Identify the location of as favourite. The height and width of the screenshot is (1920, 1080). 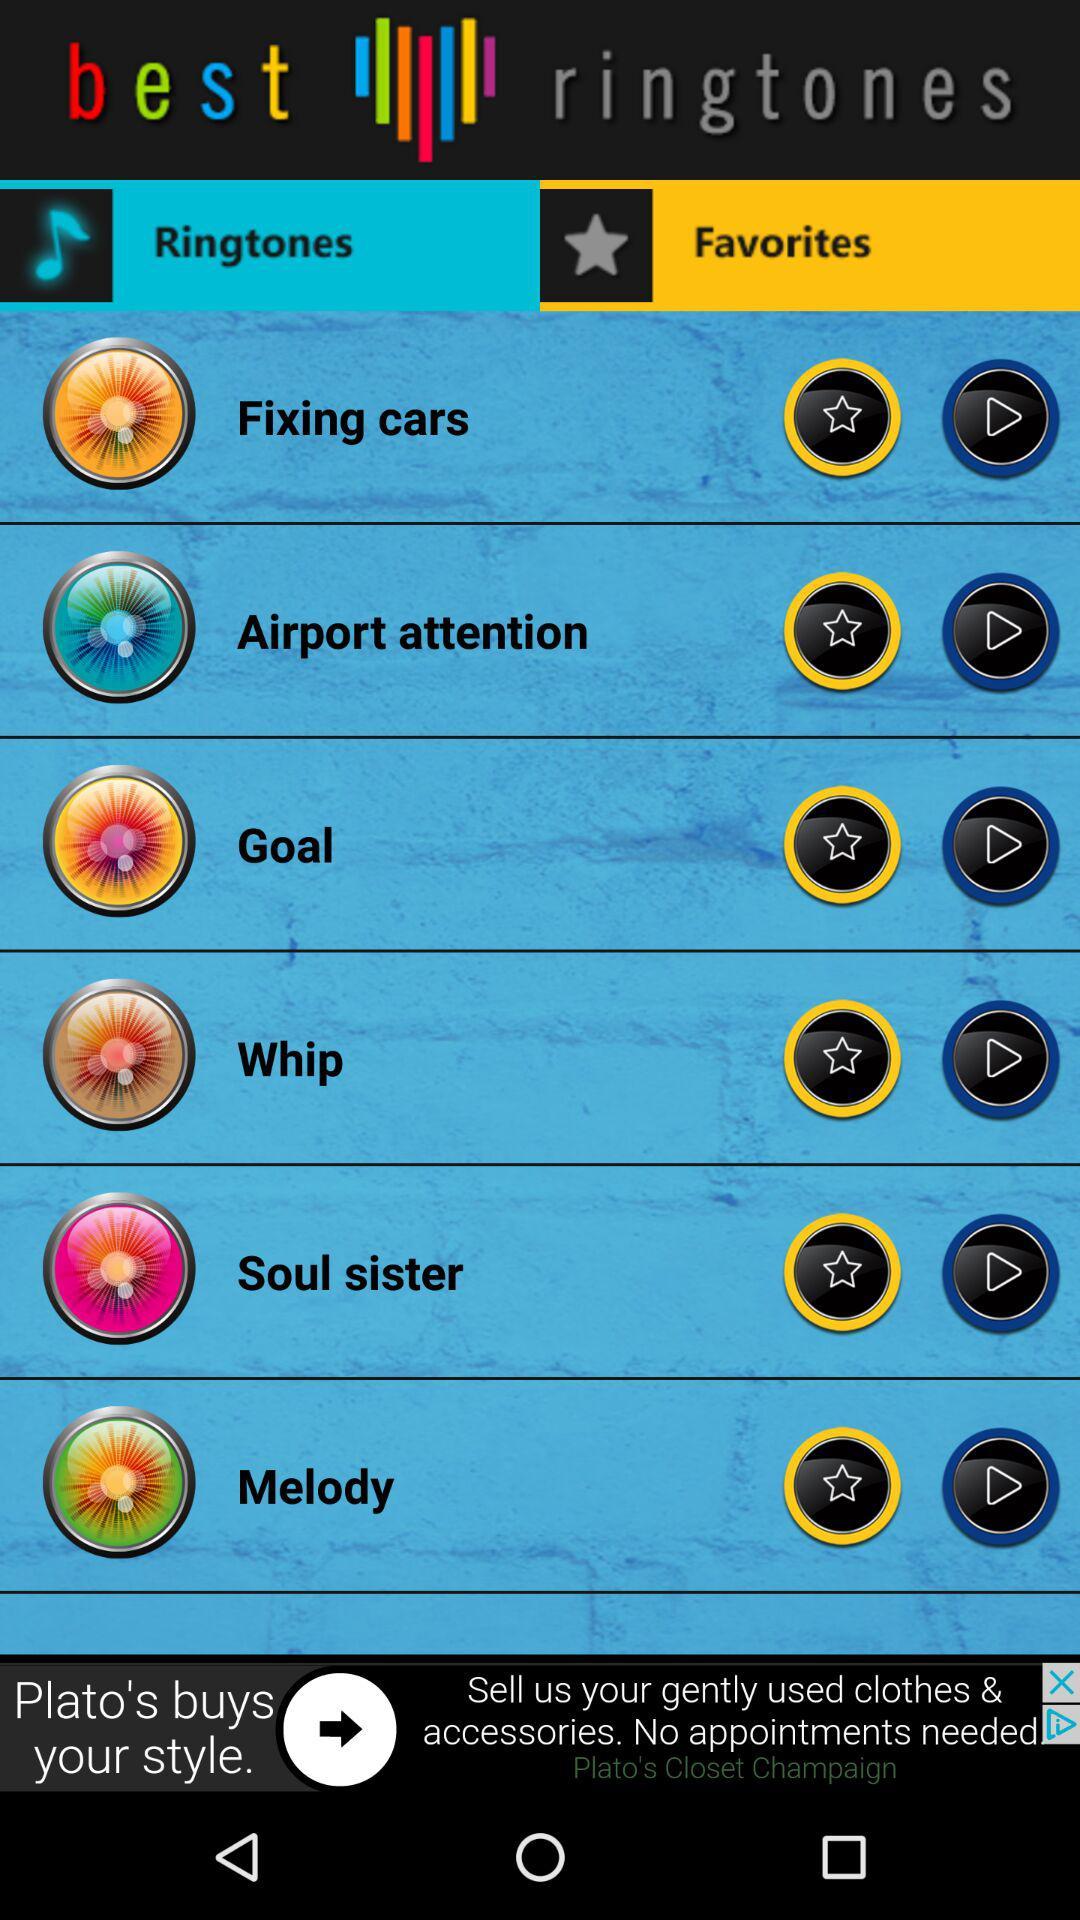
(843, 415).